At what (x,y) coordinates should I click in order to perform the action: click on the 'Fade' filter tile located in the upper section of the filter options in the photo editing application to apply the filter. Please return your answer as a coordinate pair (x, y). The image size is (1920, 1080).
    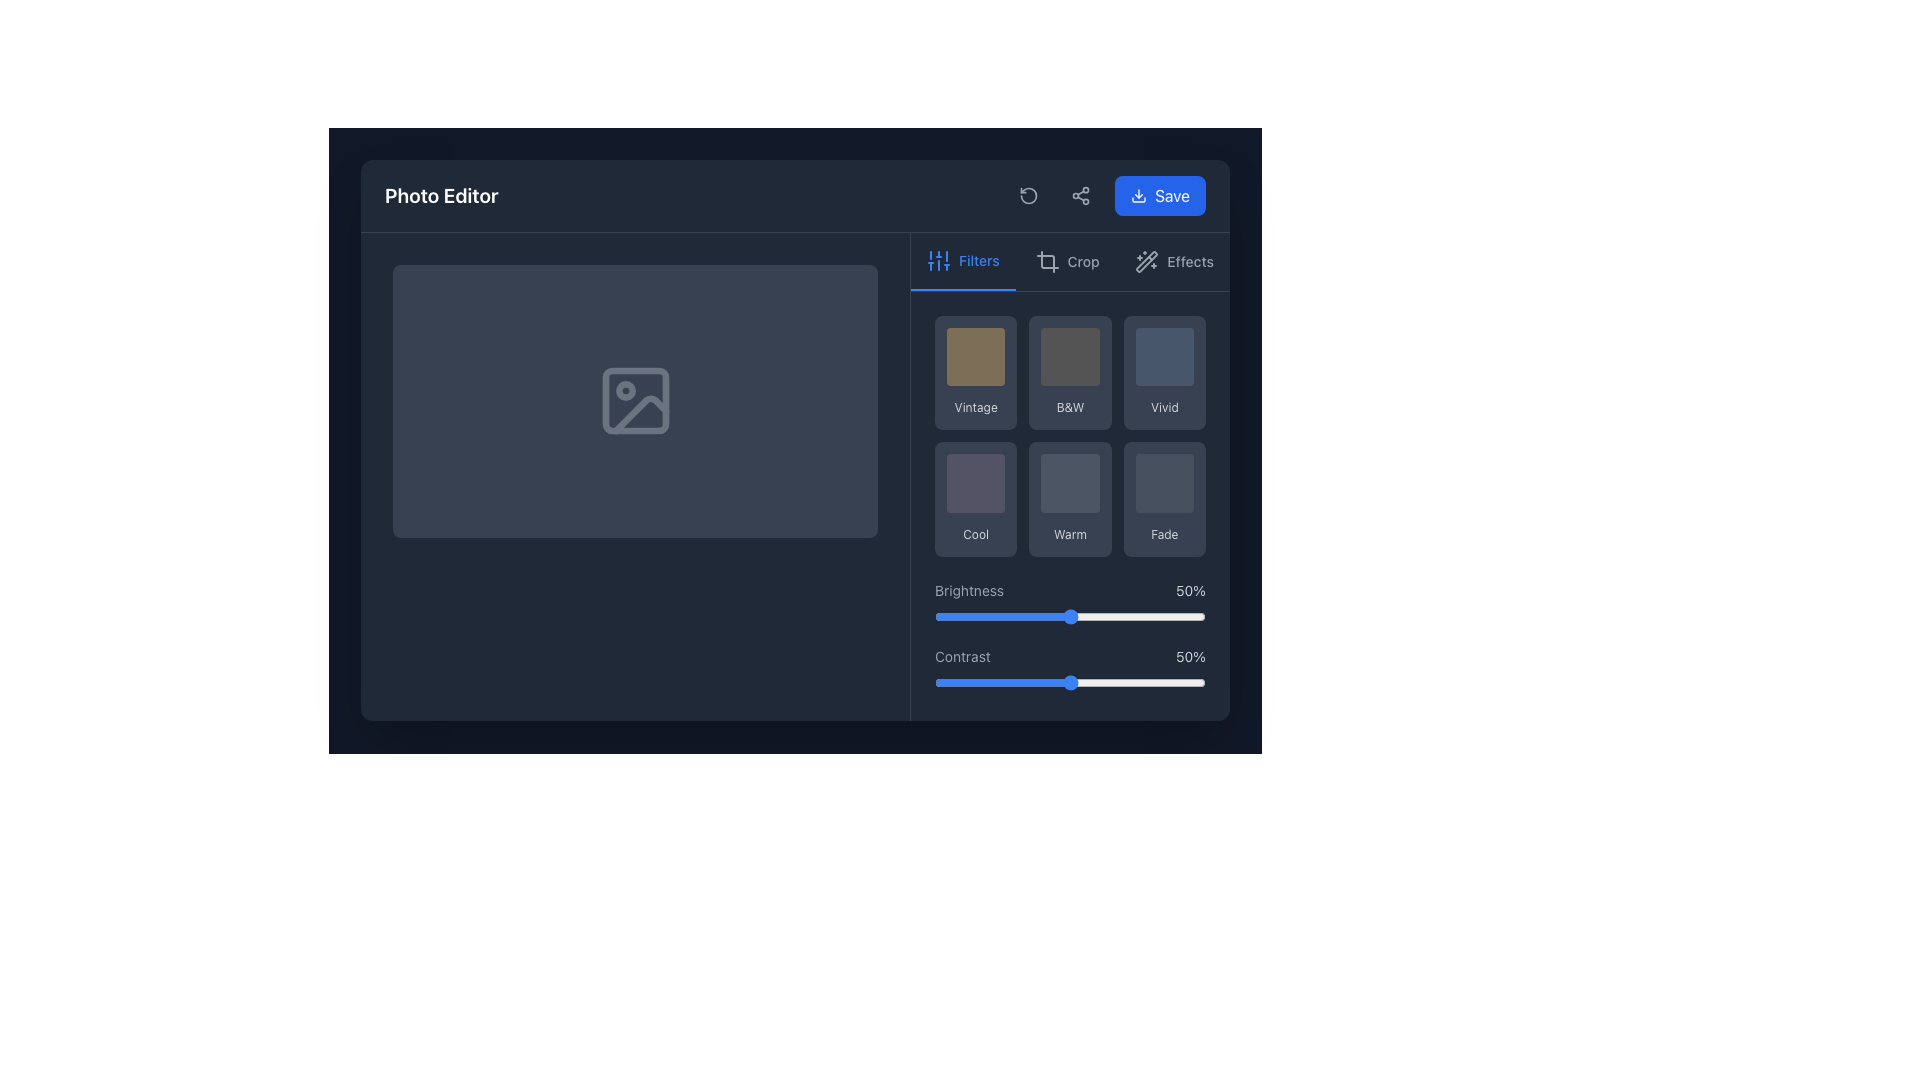
    Looking at the image, I should click on (1164, 483).